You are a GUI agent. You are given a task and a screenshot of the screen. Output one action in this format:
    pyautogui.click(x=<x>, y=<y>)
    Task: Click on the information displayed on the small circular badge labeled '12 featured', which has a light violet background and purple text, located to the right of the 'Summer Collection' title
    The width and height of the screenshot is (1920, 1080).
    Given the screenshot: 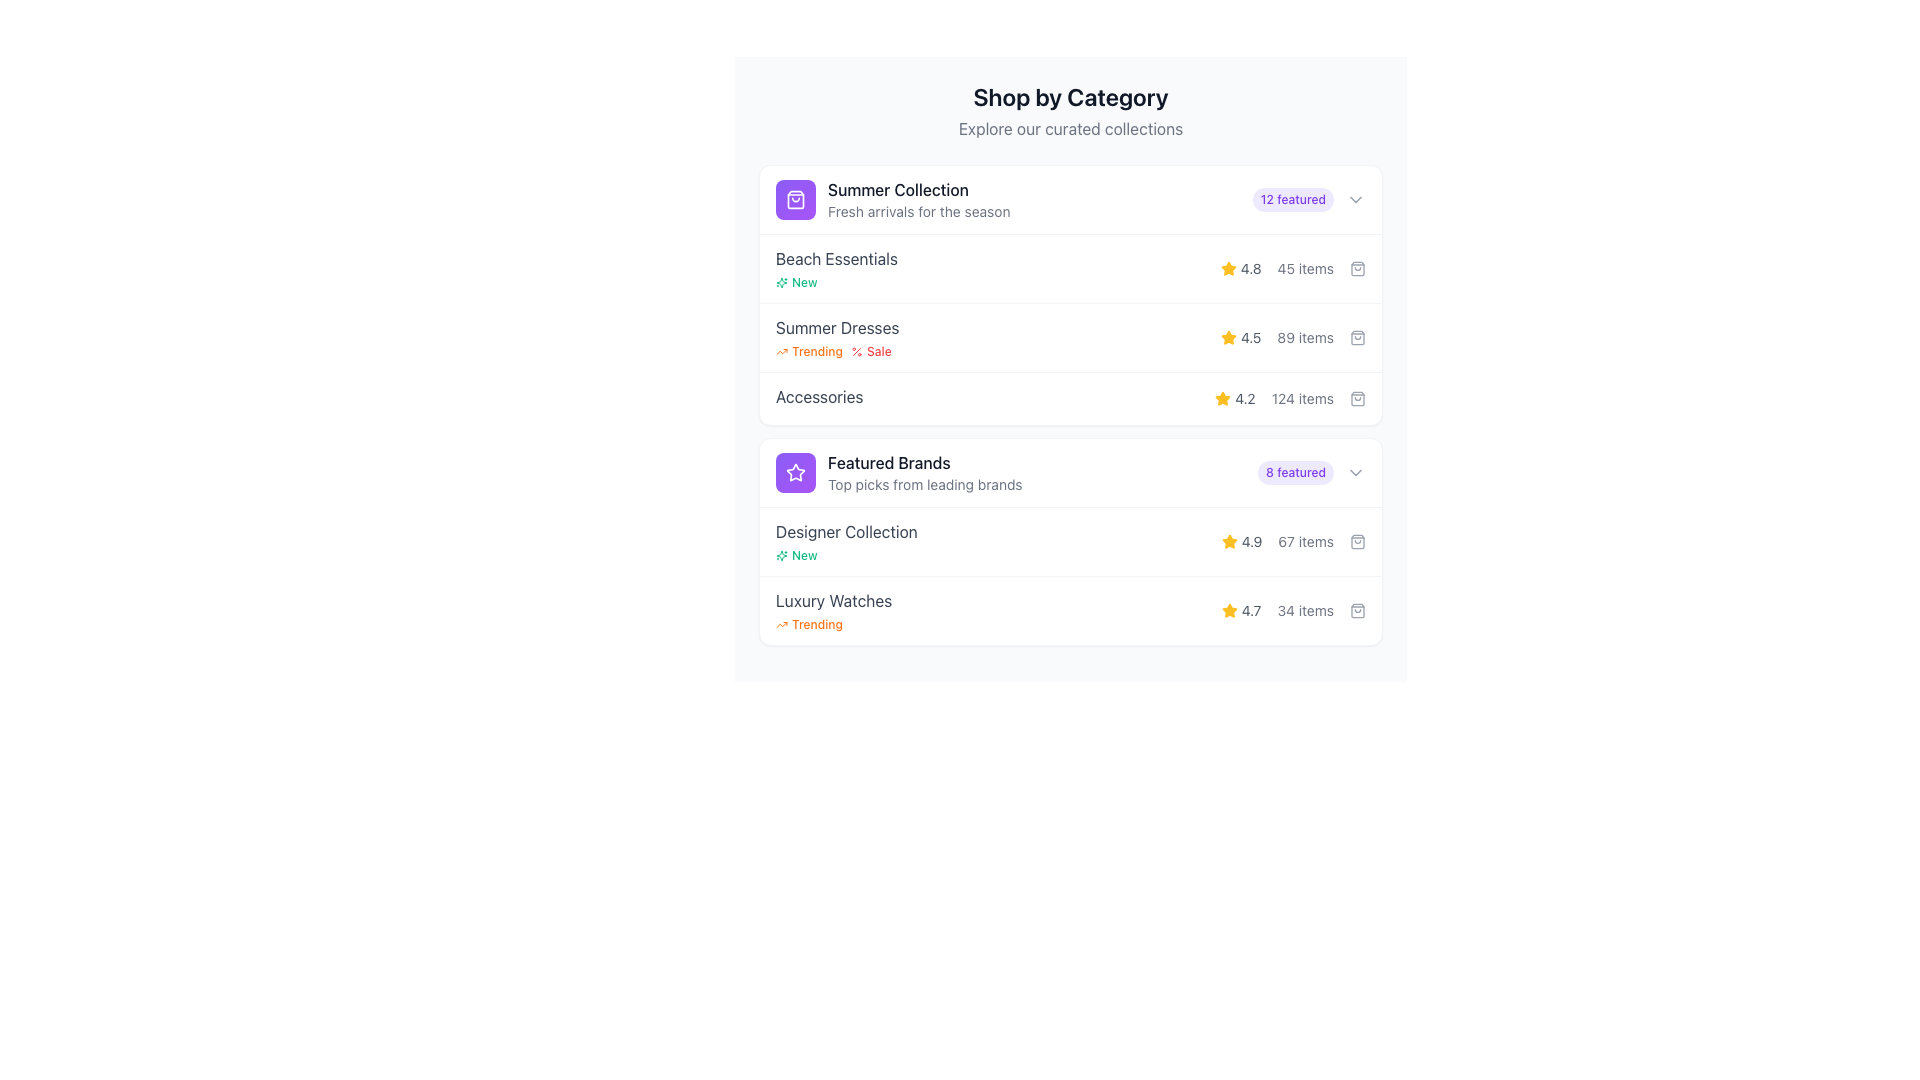 What is the action you would take?
    pyautogui.click(x=1293, y=200)
    